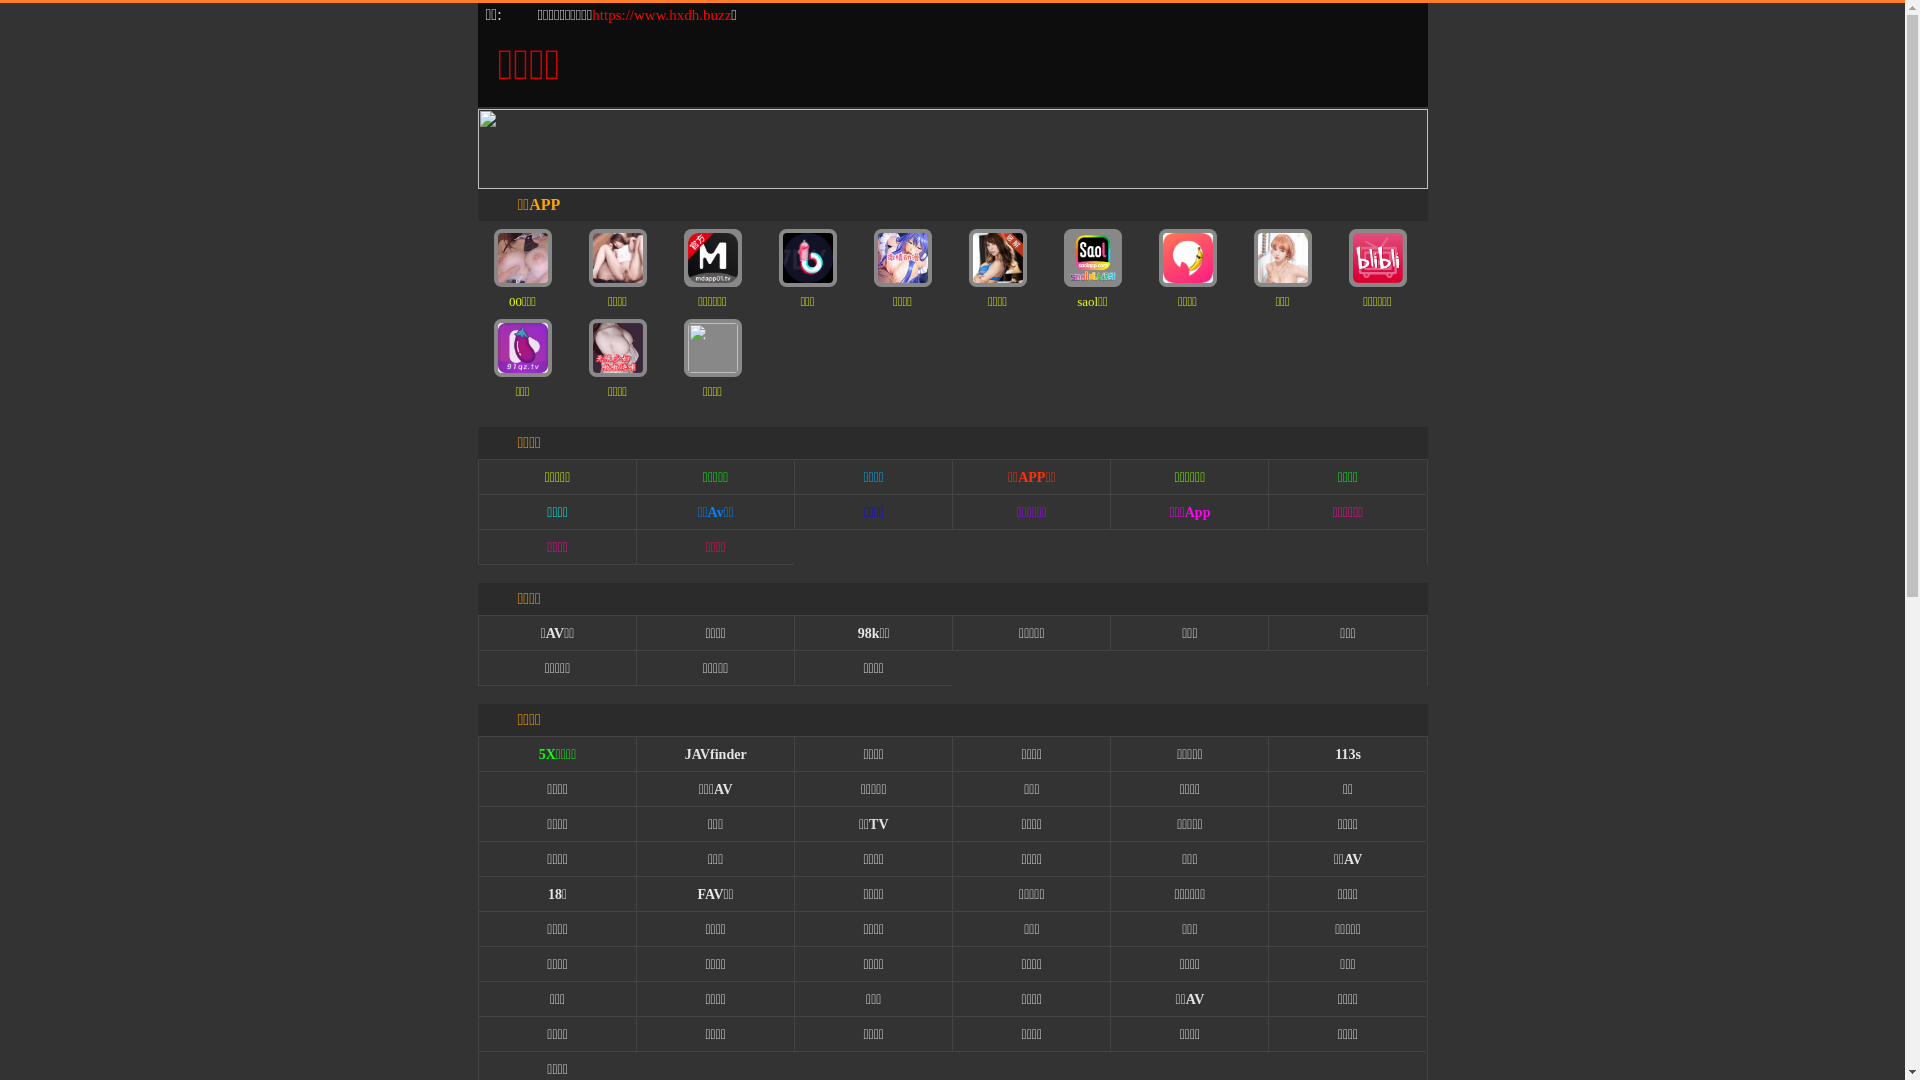  What do you see at coordinates (715, 754) in the screenshot?
I see `'JAVfinder'` at bounding box center [715, 754].